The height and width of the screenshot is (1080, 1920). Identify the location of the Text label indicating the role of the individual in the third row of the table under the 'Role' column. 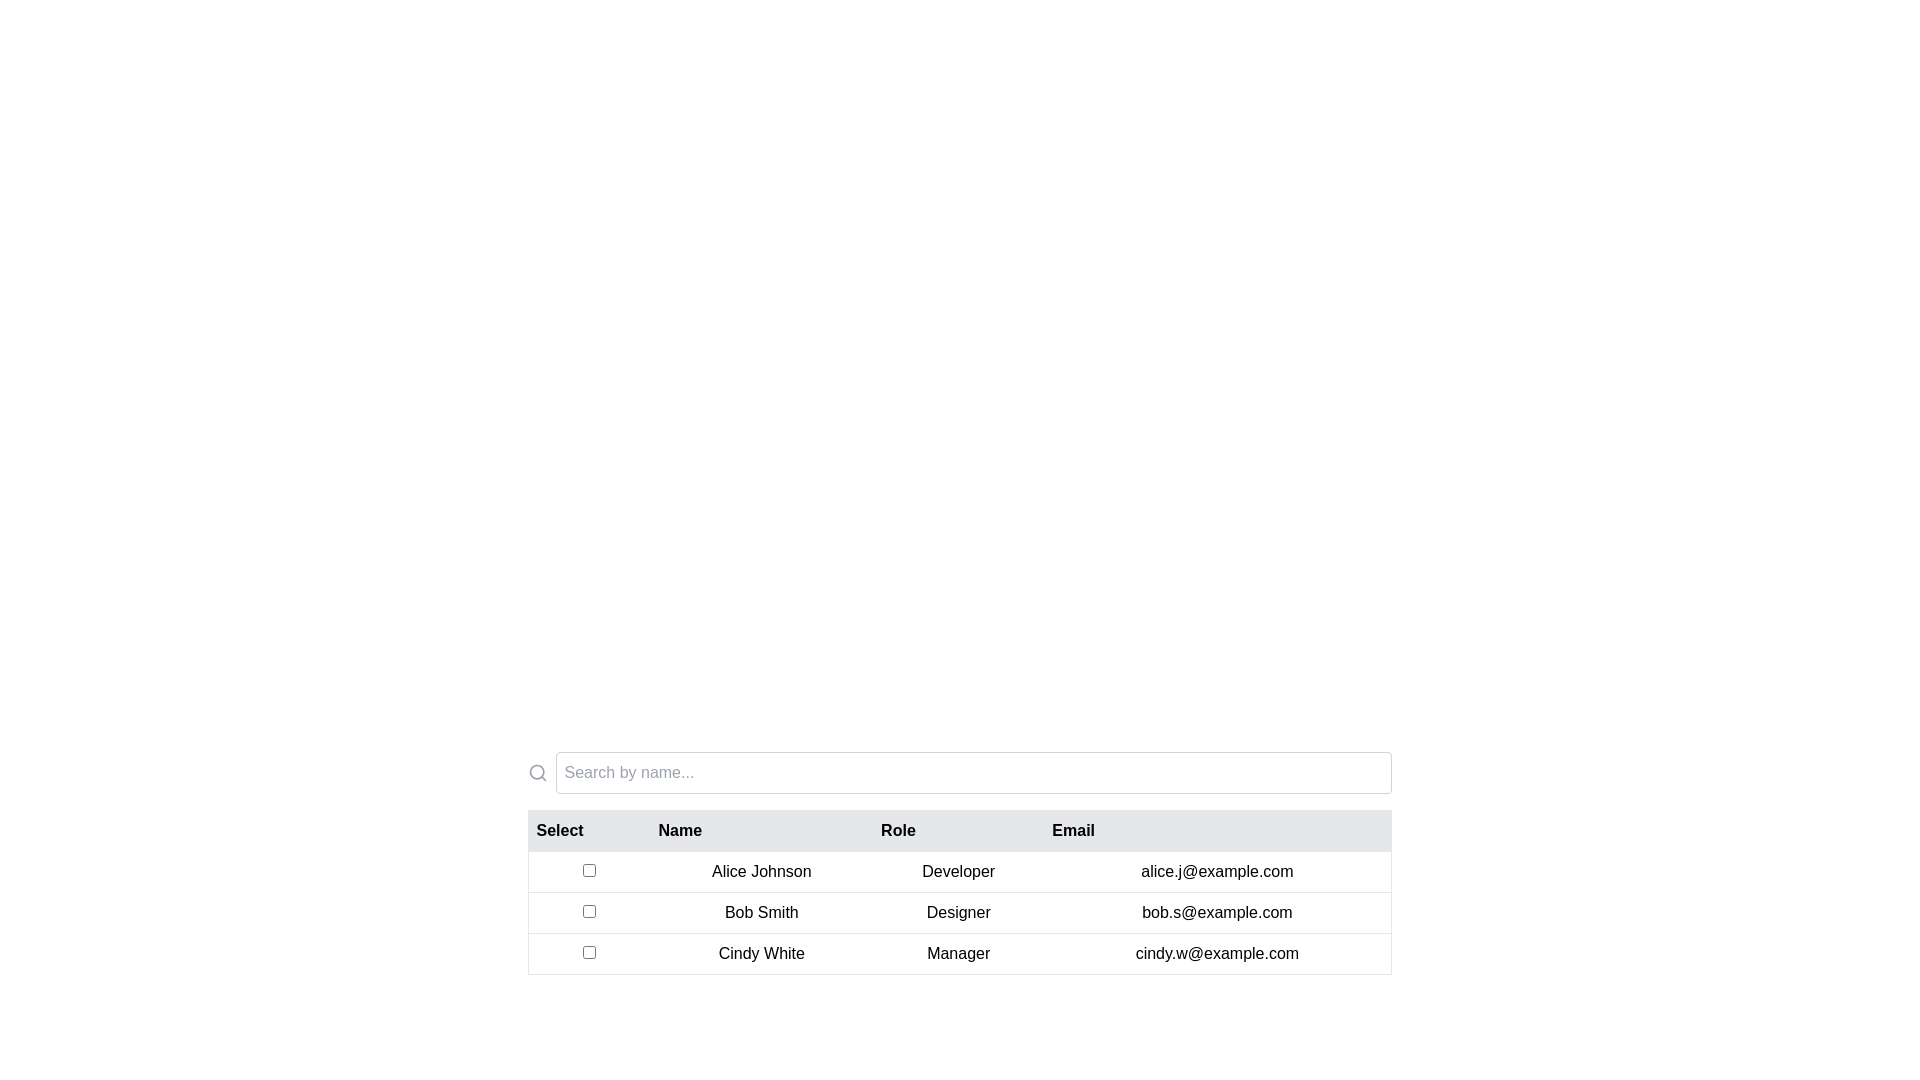
(957, 952).